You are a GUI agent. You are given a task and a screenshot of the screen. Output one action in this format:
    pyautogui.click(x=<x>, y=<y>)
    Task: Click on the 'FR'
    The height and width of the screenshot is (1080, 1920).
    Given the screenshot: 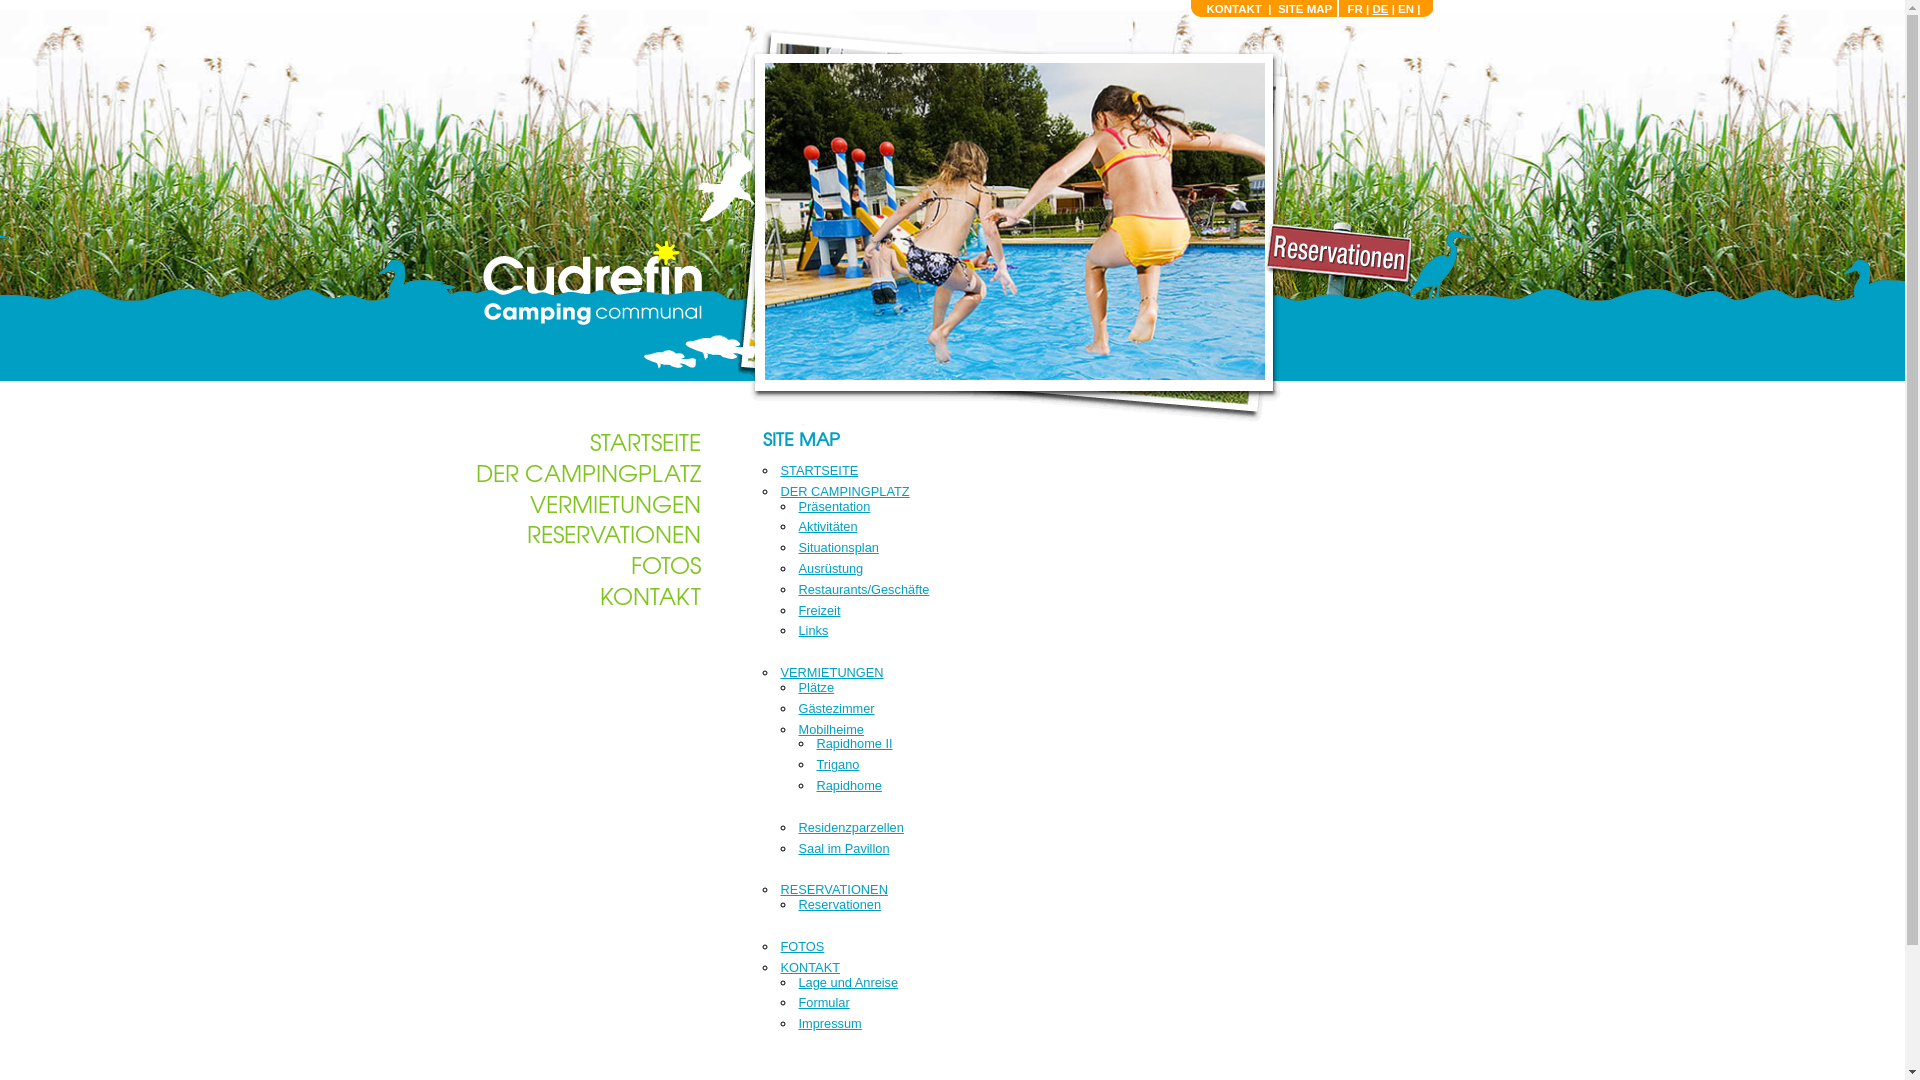 What is the action you would take?
    pyautogui.click(x=1354, y=8)
    